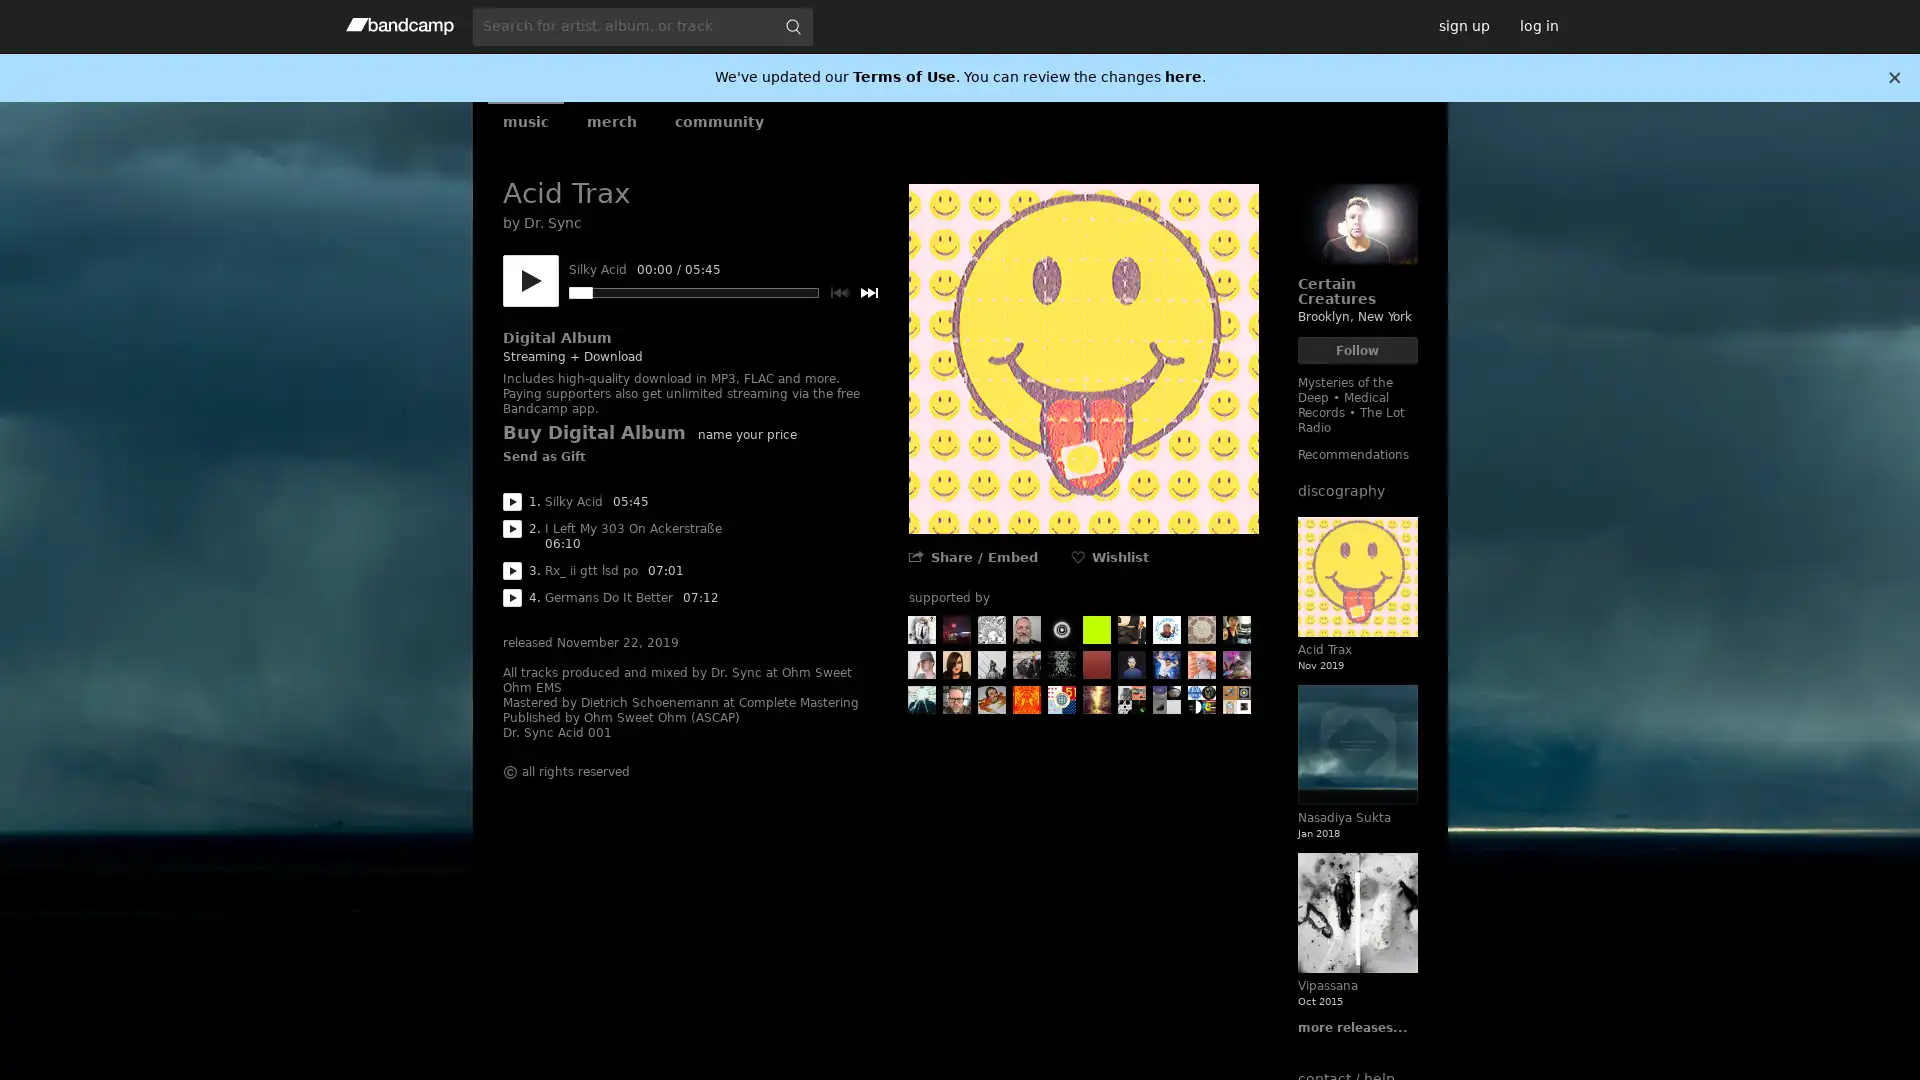 Image resolution: width=1920 pixels, height=1080 pixels. I want to click on Send as Gift, so click(543, 458).